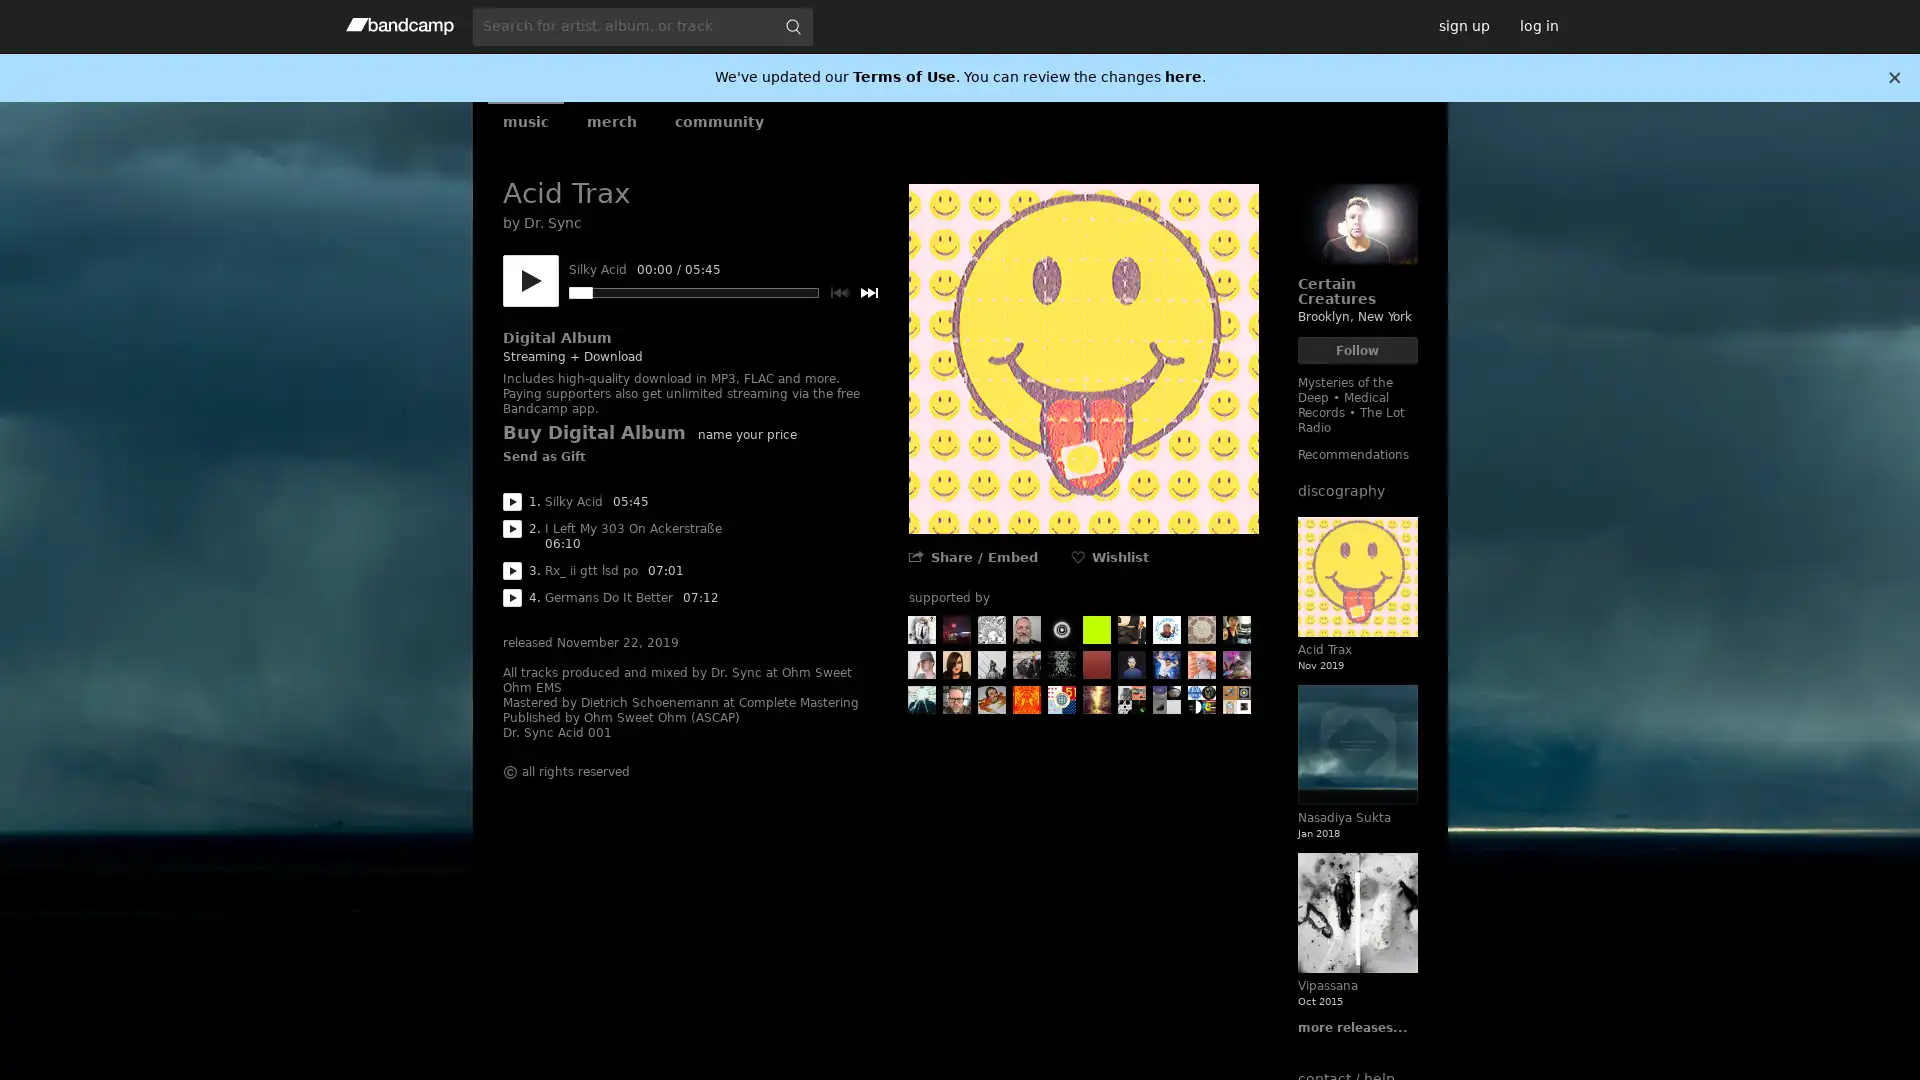 Image resolution: width=1920 pixels, height=1080 pixels. I want to click on Send as Gift, so click(543, 458).